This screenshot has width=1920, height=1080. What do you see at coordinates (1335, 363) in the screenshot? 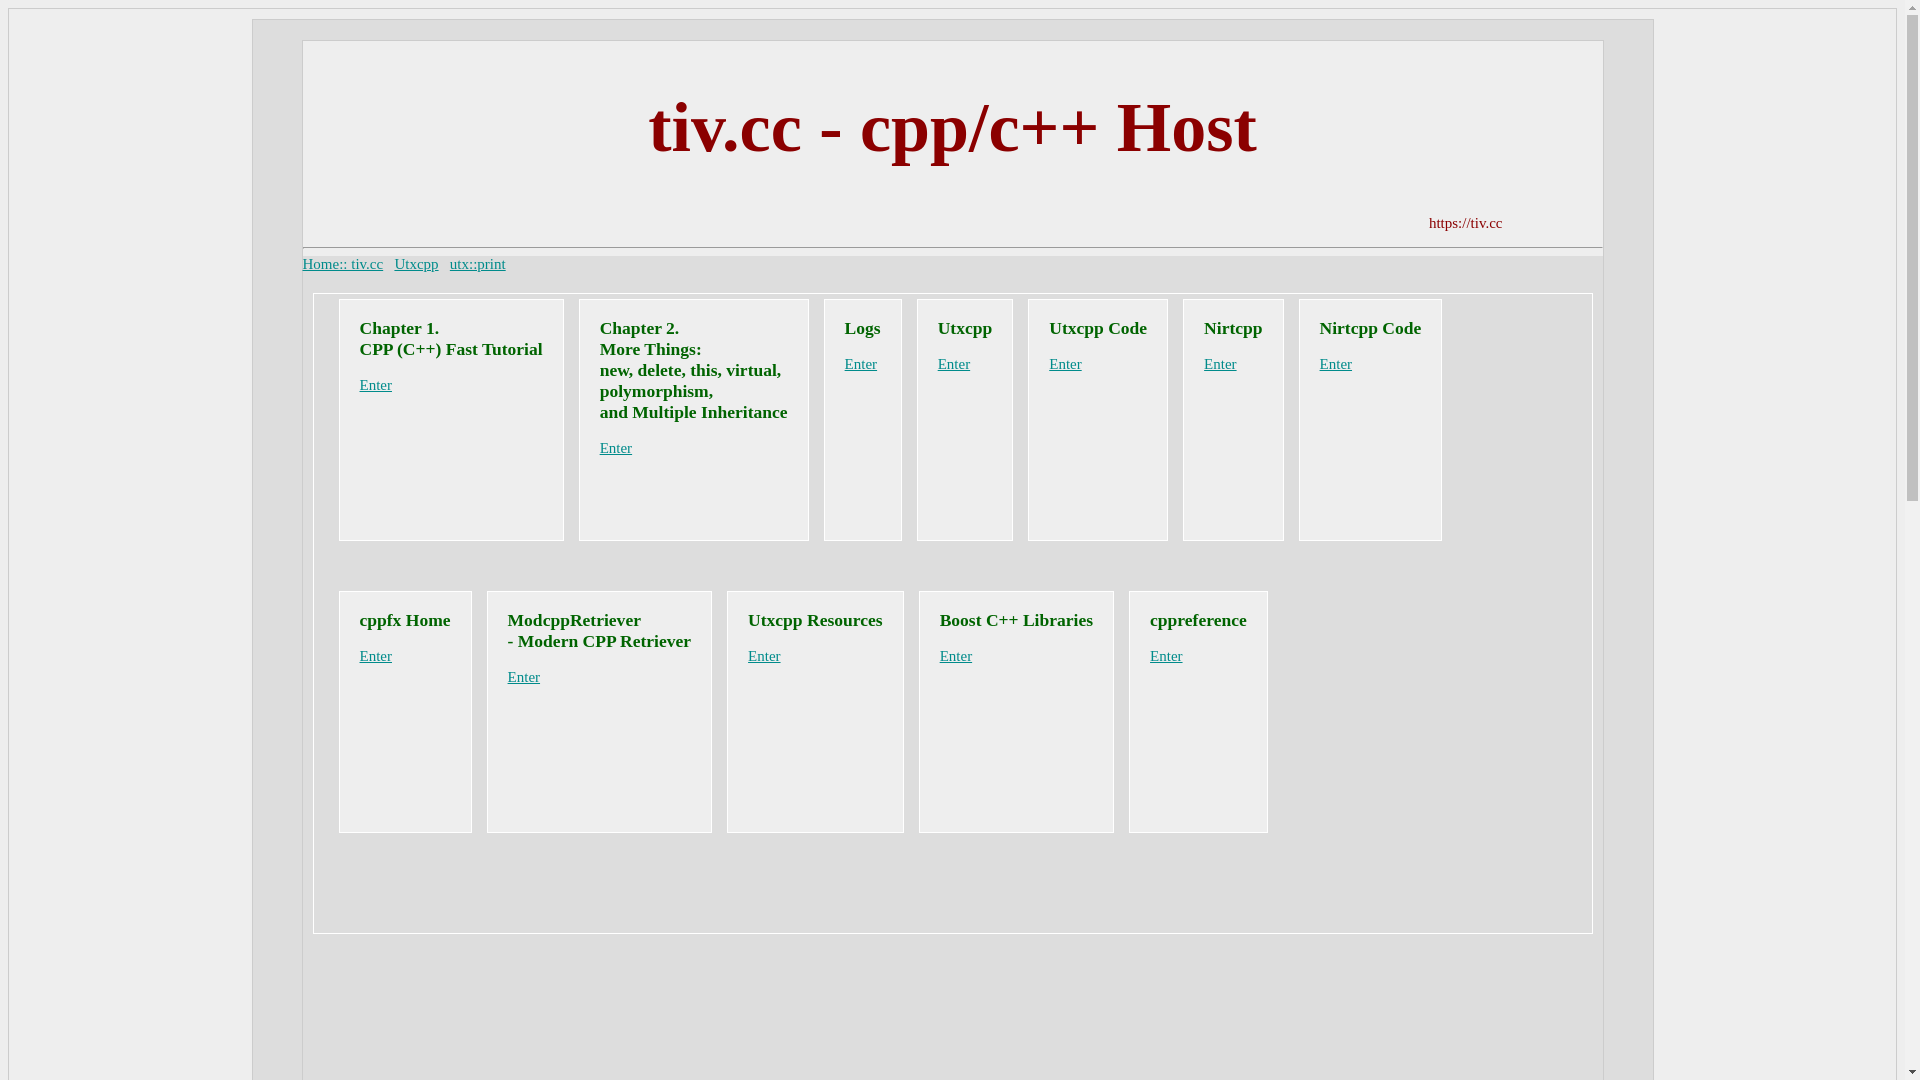
I see `'Enter'` at bounding box center [1335, 363].